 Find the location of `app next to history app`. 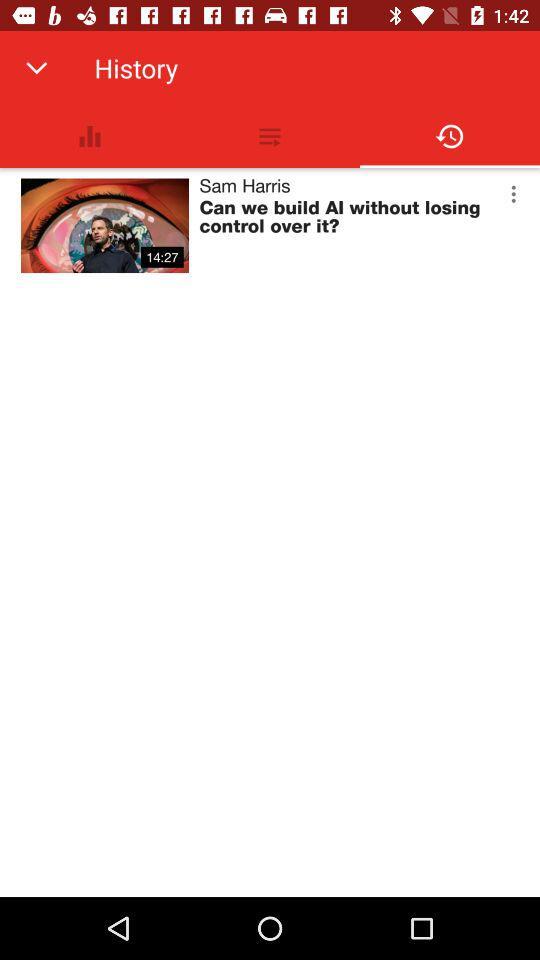

app next to history app is located at coordinates (36, 68).